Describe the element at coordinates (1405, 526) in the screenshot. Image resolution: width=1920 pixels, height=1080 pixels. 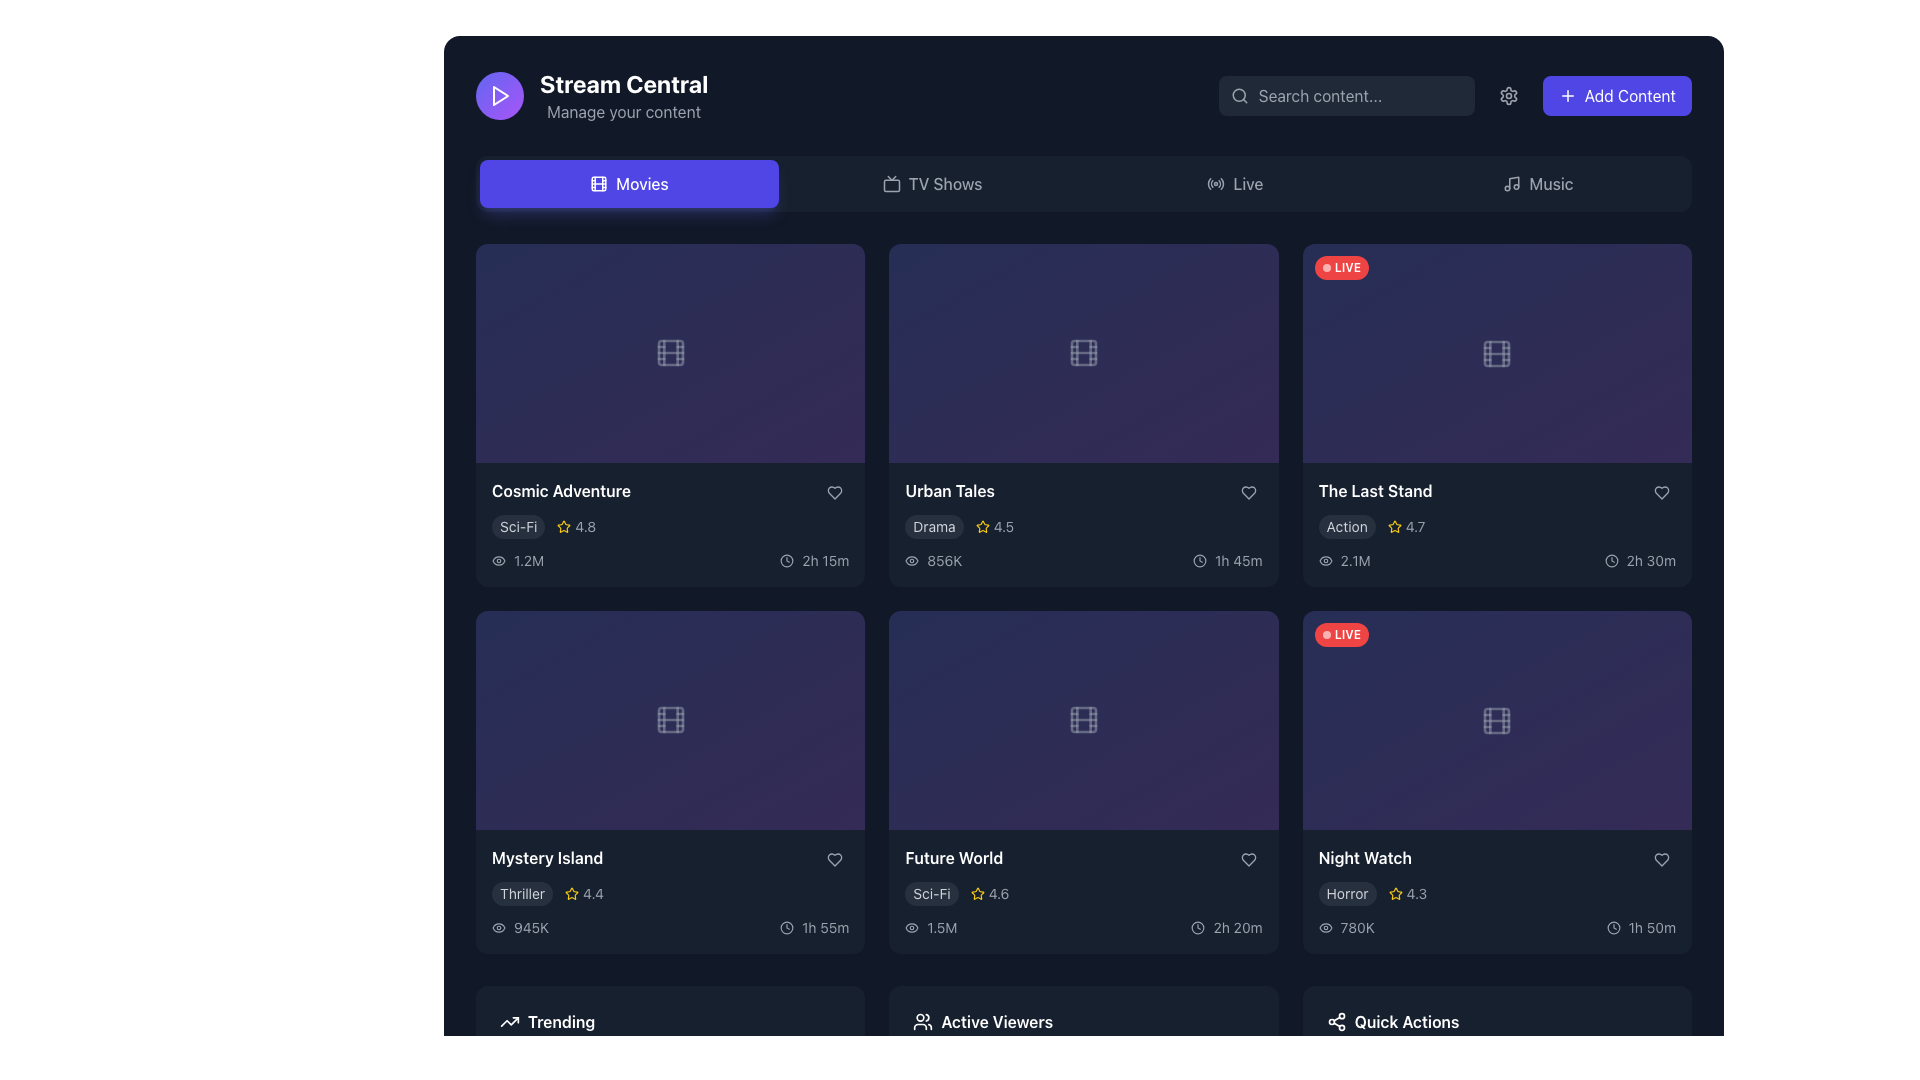
I see `displayed rating of '4.7' from the yellow star icon next to the gray text, located within the card for the movie 'The Last Stand', positioned to the right of the 'Action' tag` at that location.